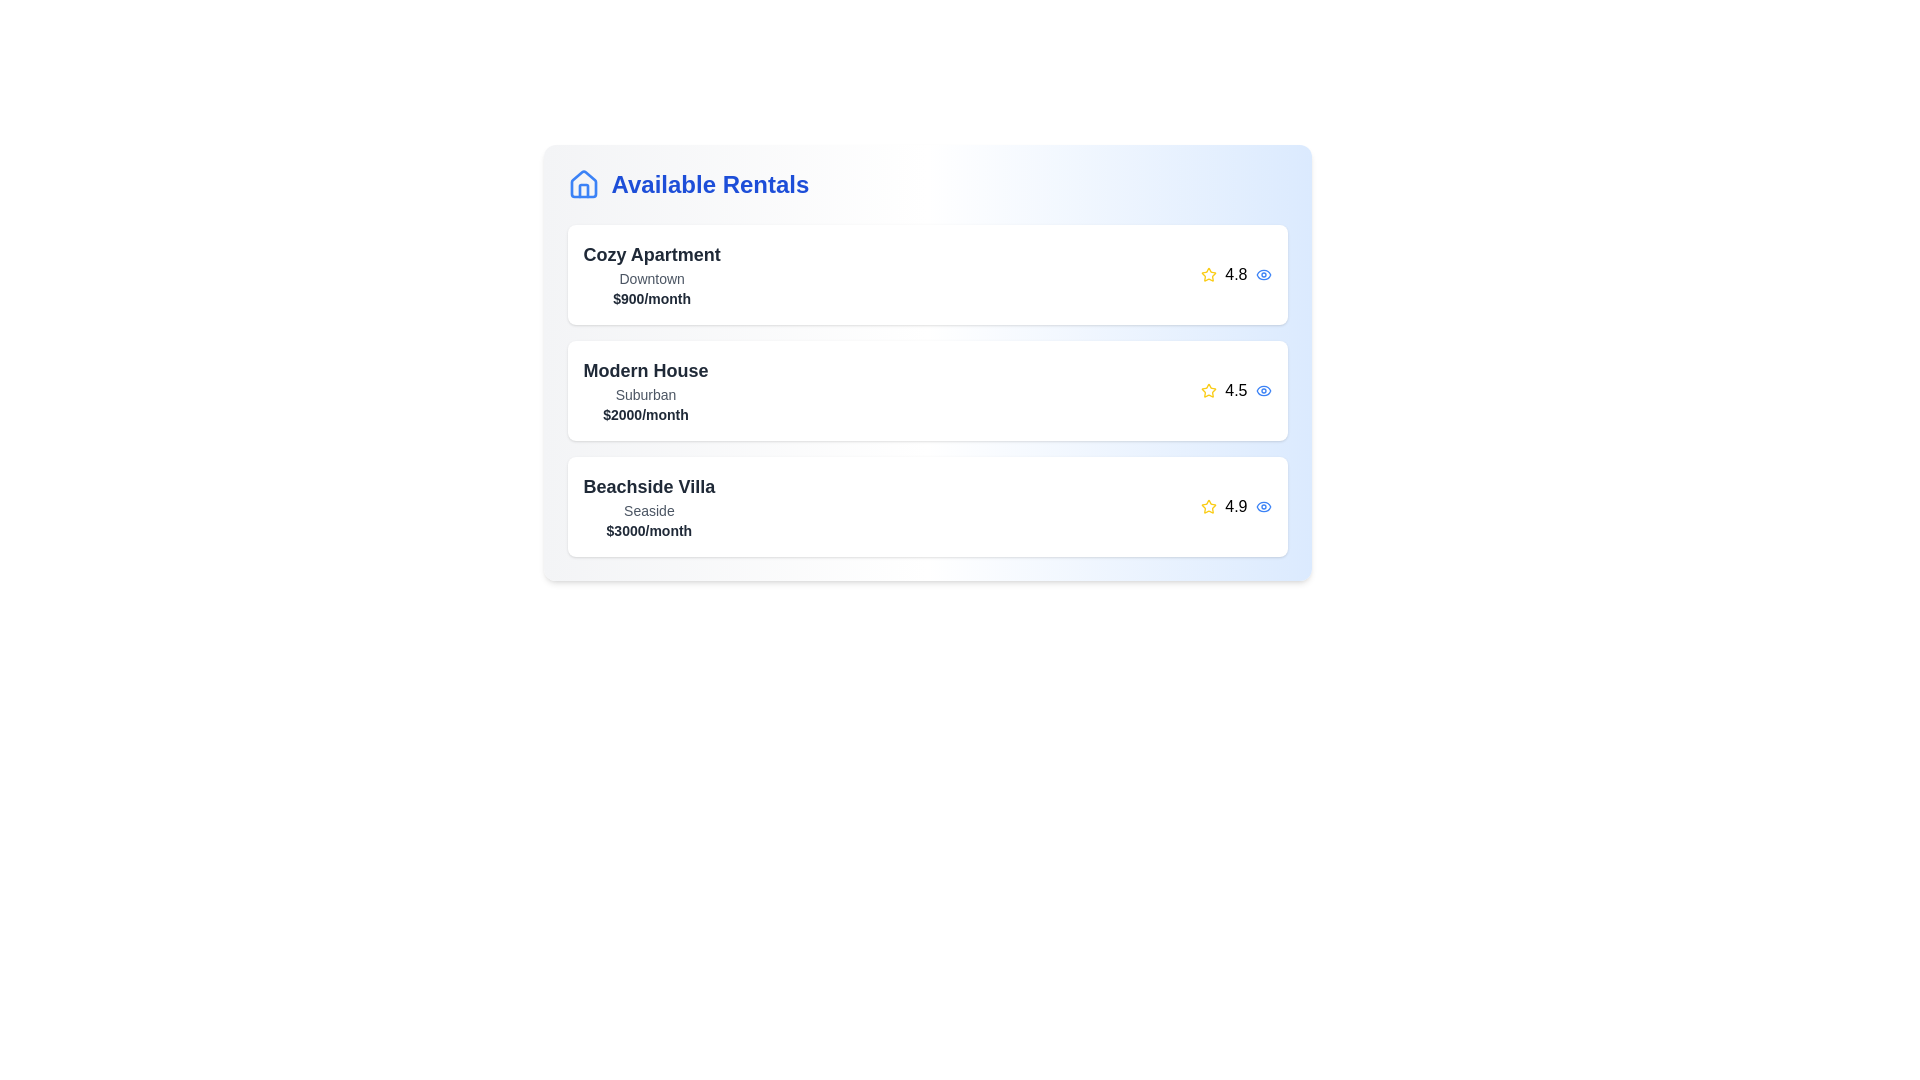  Describe the element at coordinates (1262, 274) in the screenshot. I see `the eye icon for the rental listing corresponding to Cozy Apartment` at that location.